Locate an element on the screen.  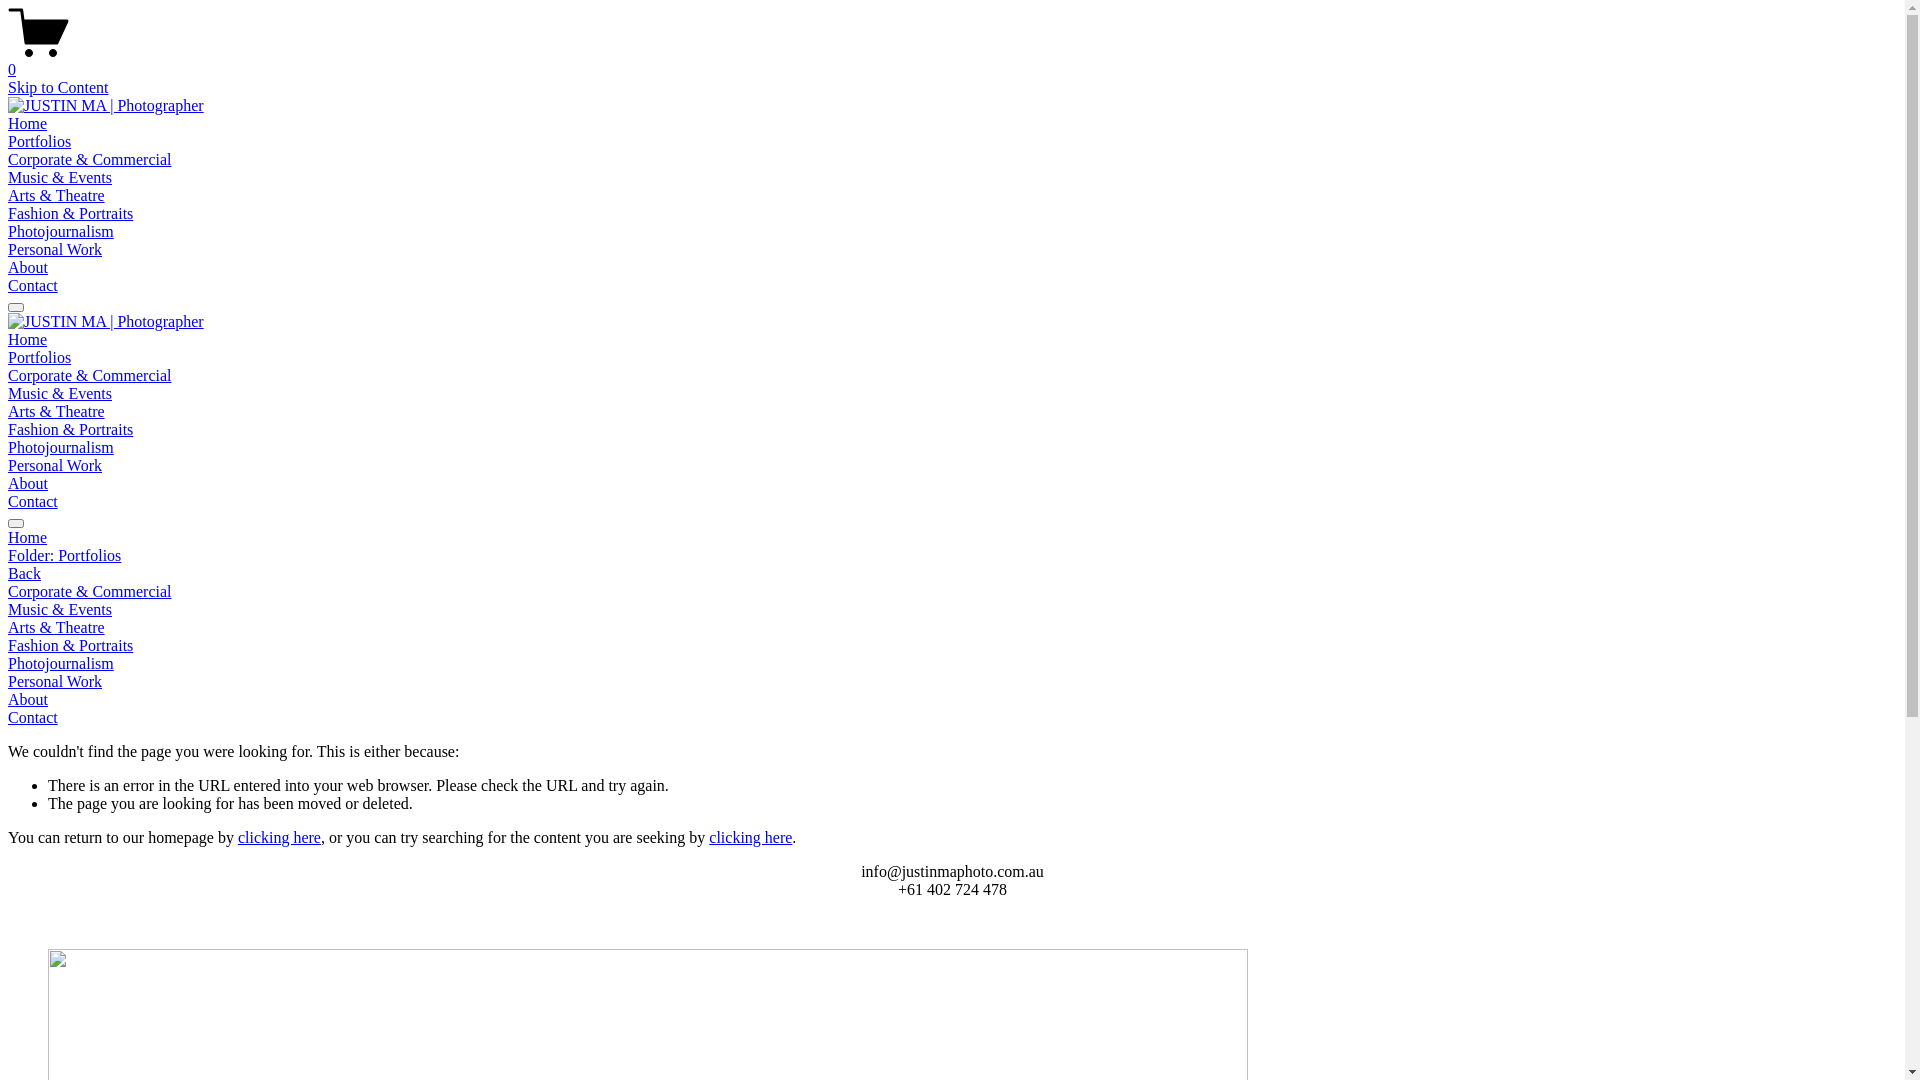
'Music & Events' is located at coordinates (59, 393).